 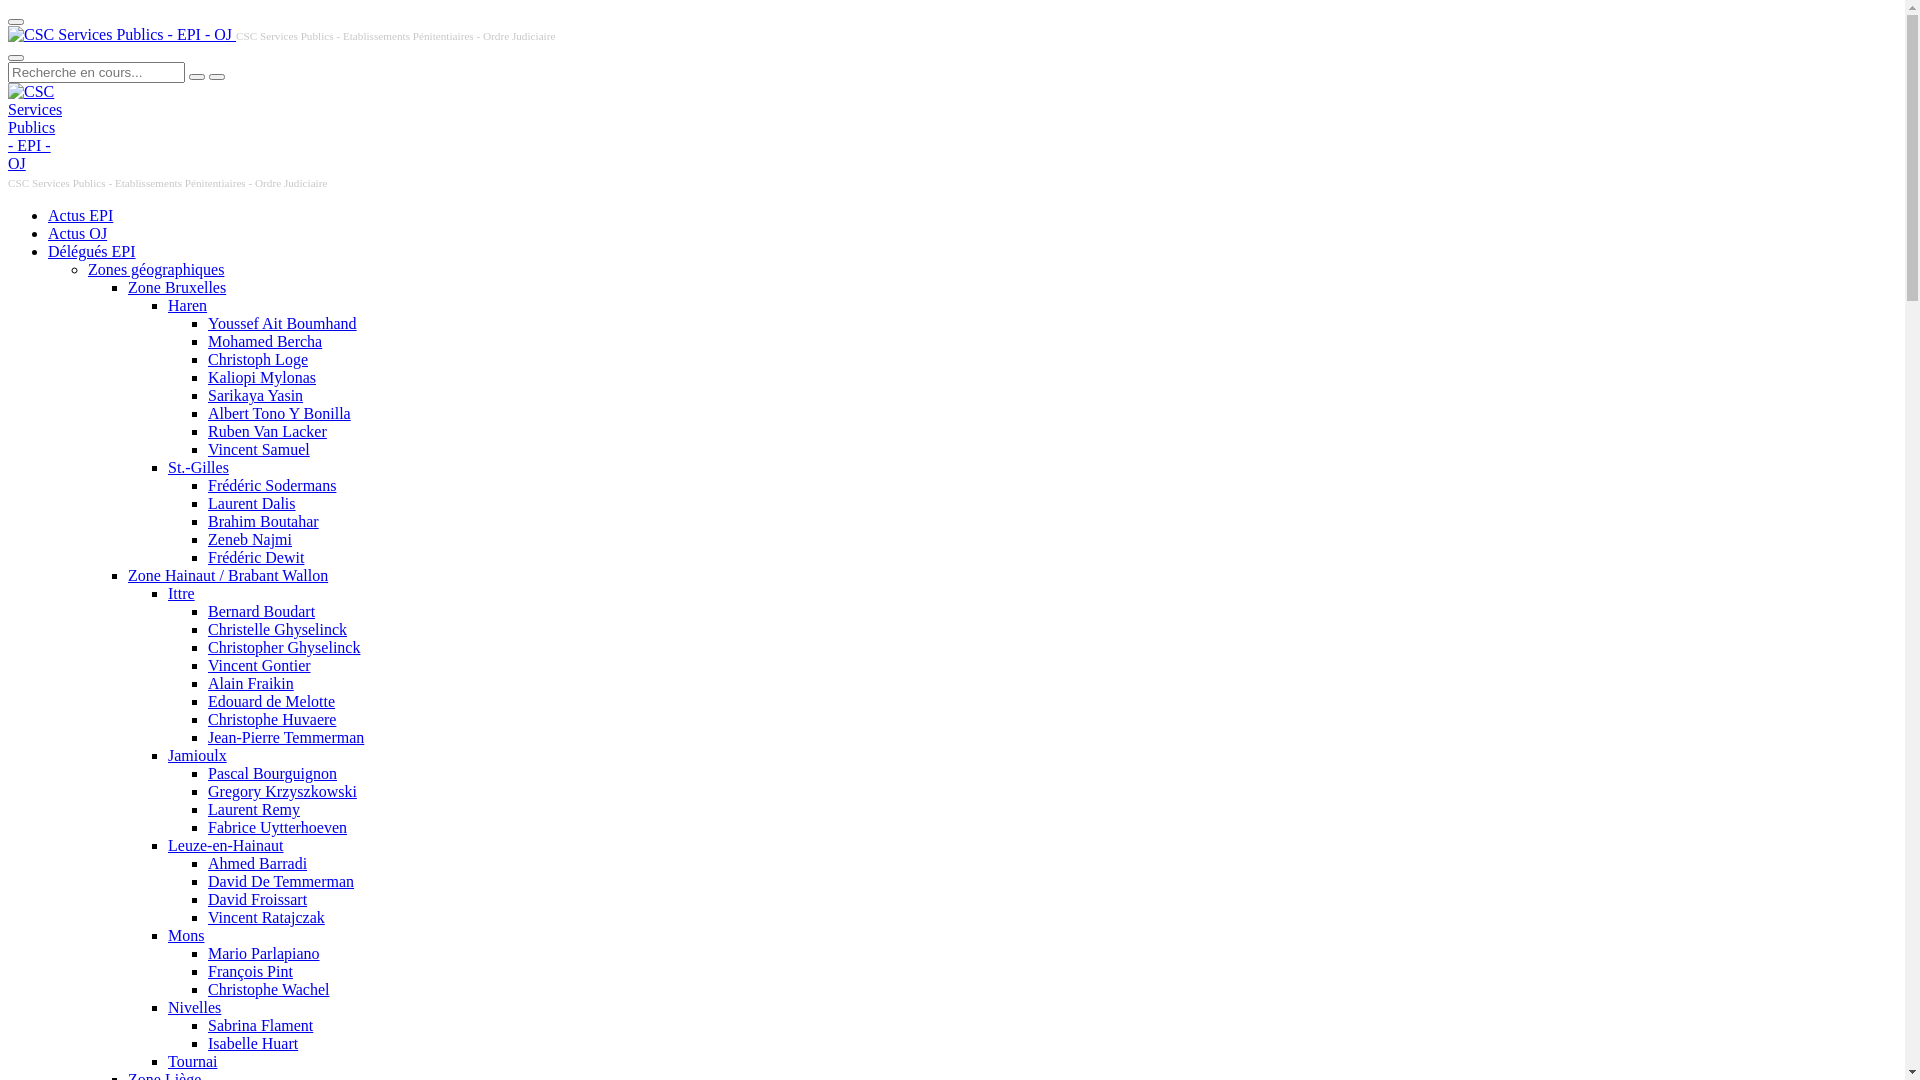 I want to click on 'Zone Bruxelles', so click(x=177, y=287).